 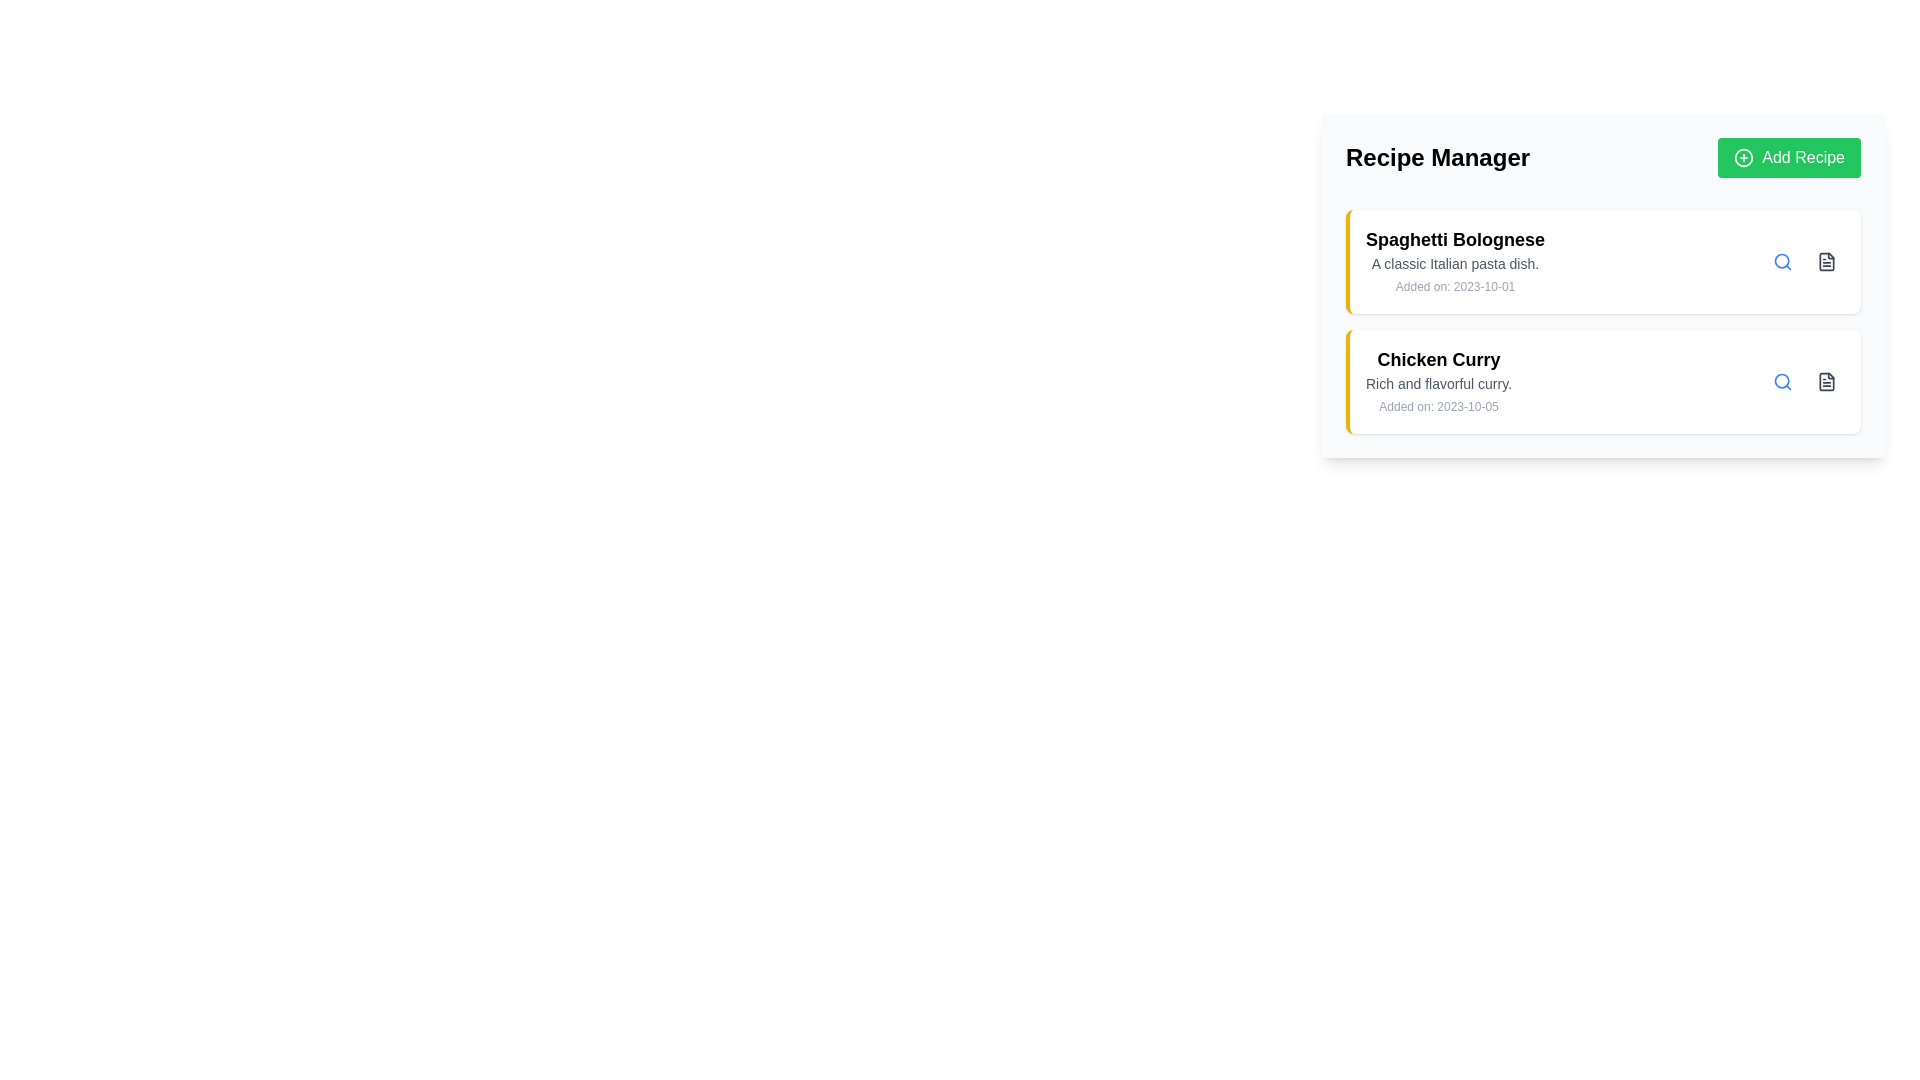 What do you see at coordinates (1455, 261) in the screenshot?
I see `information presented in the text block titled 'Spaghetti Bolognese', which includes a description and a timestamp, located in the upper part of the recipe list` at bounding box center [1455, 261].